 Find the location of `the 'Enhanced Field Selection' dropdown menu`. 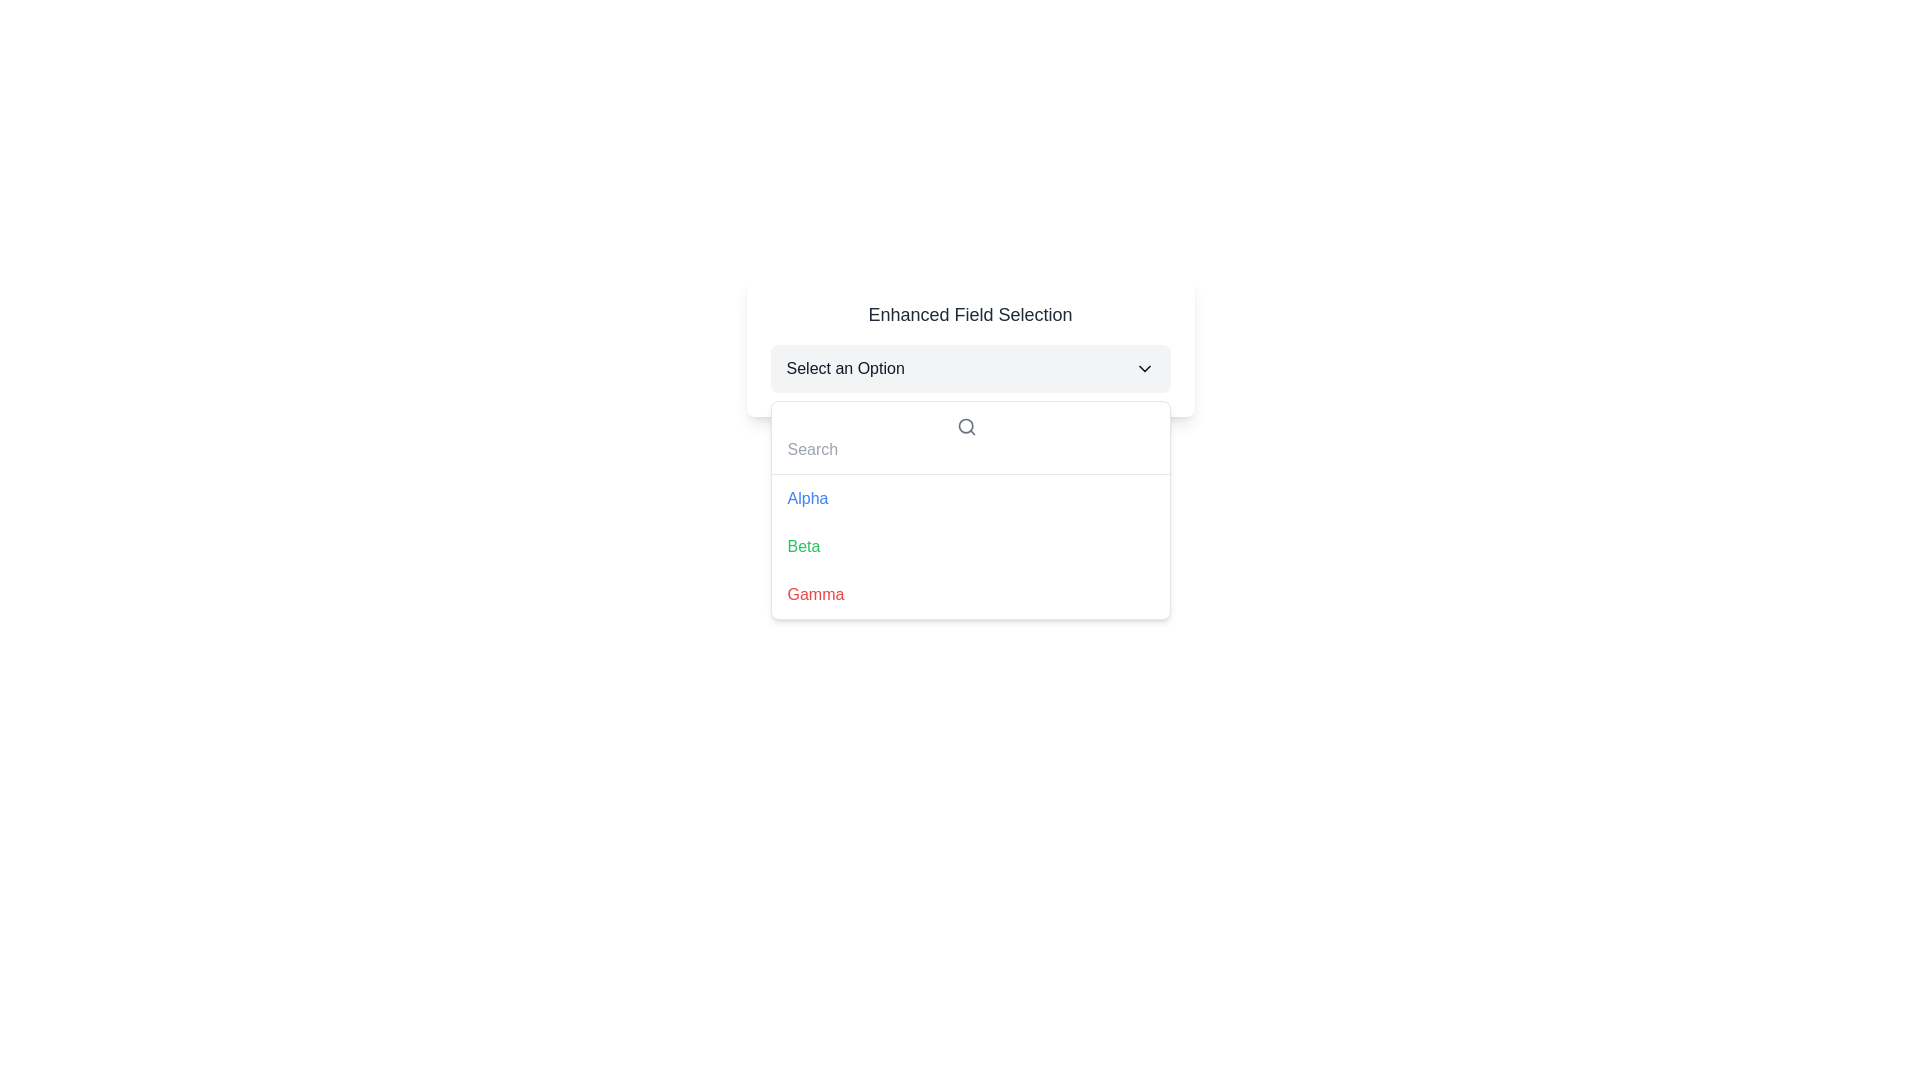

the 'Enhanced Field Selection' dropdown menu is located at coordinates (970, 346).